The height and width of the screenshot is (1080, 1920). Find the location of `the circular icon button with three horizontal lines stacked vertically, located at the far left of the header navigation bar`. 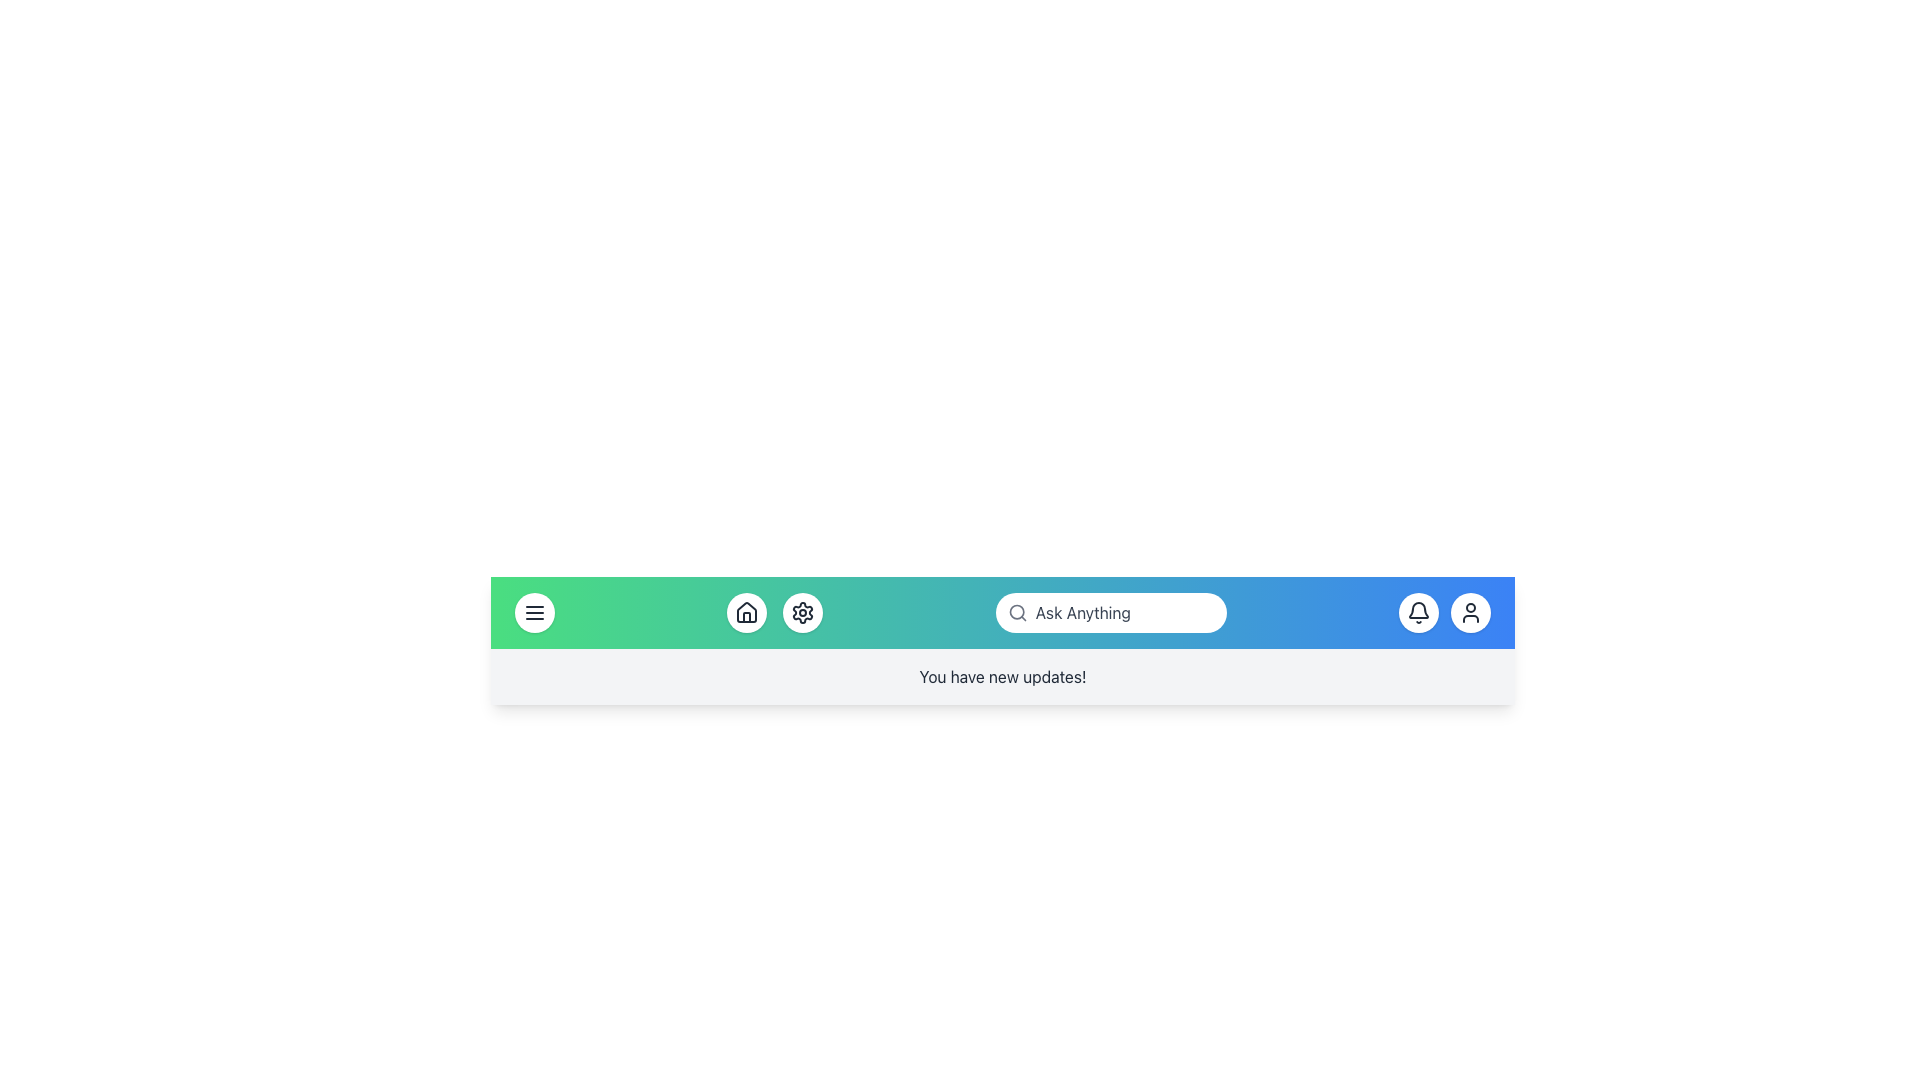

the circular icon button with three horizontal lines stacked vertically, located at the far left of the header navigation bar is located at coordinates (534, 612).